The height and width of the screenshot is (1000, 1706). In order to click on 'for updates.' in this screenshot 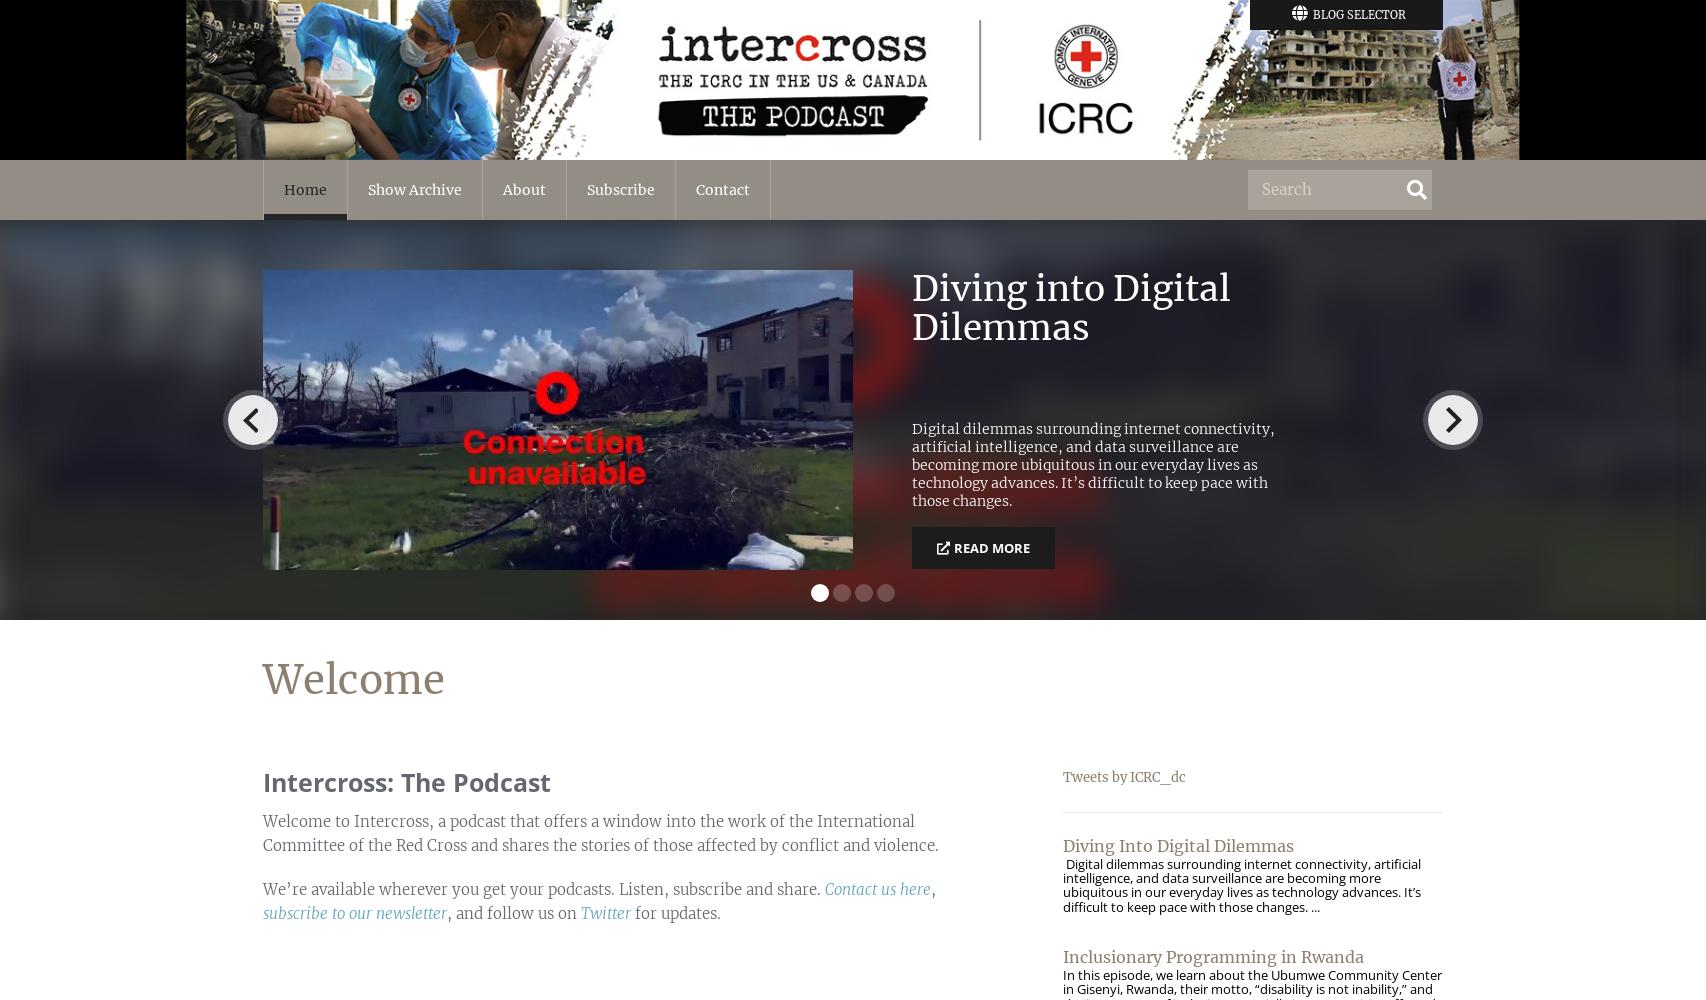, I will do `click(674, 913)`.